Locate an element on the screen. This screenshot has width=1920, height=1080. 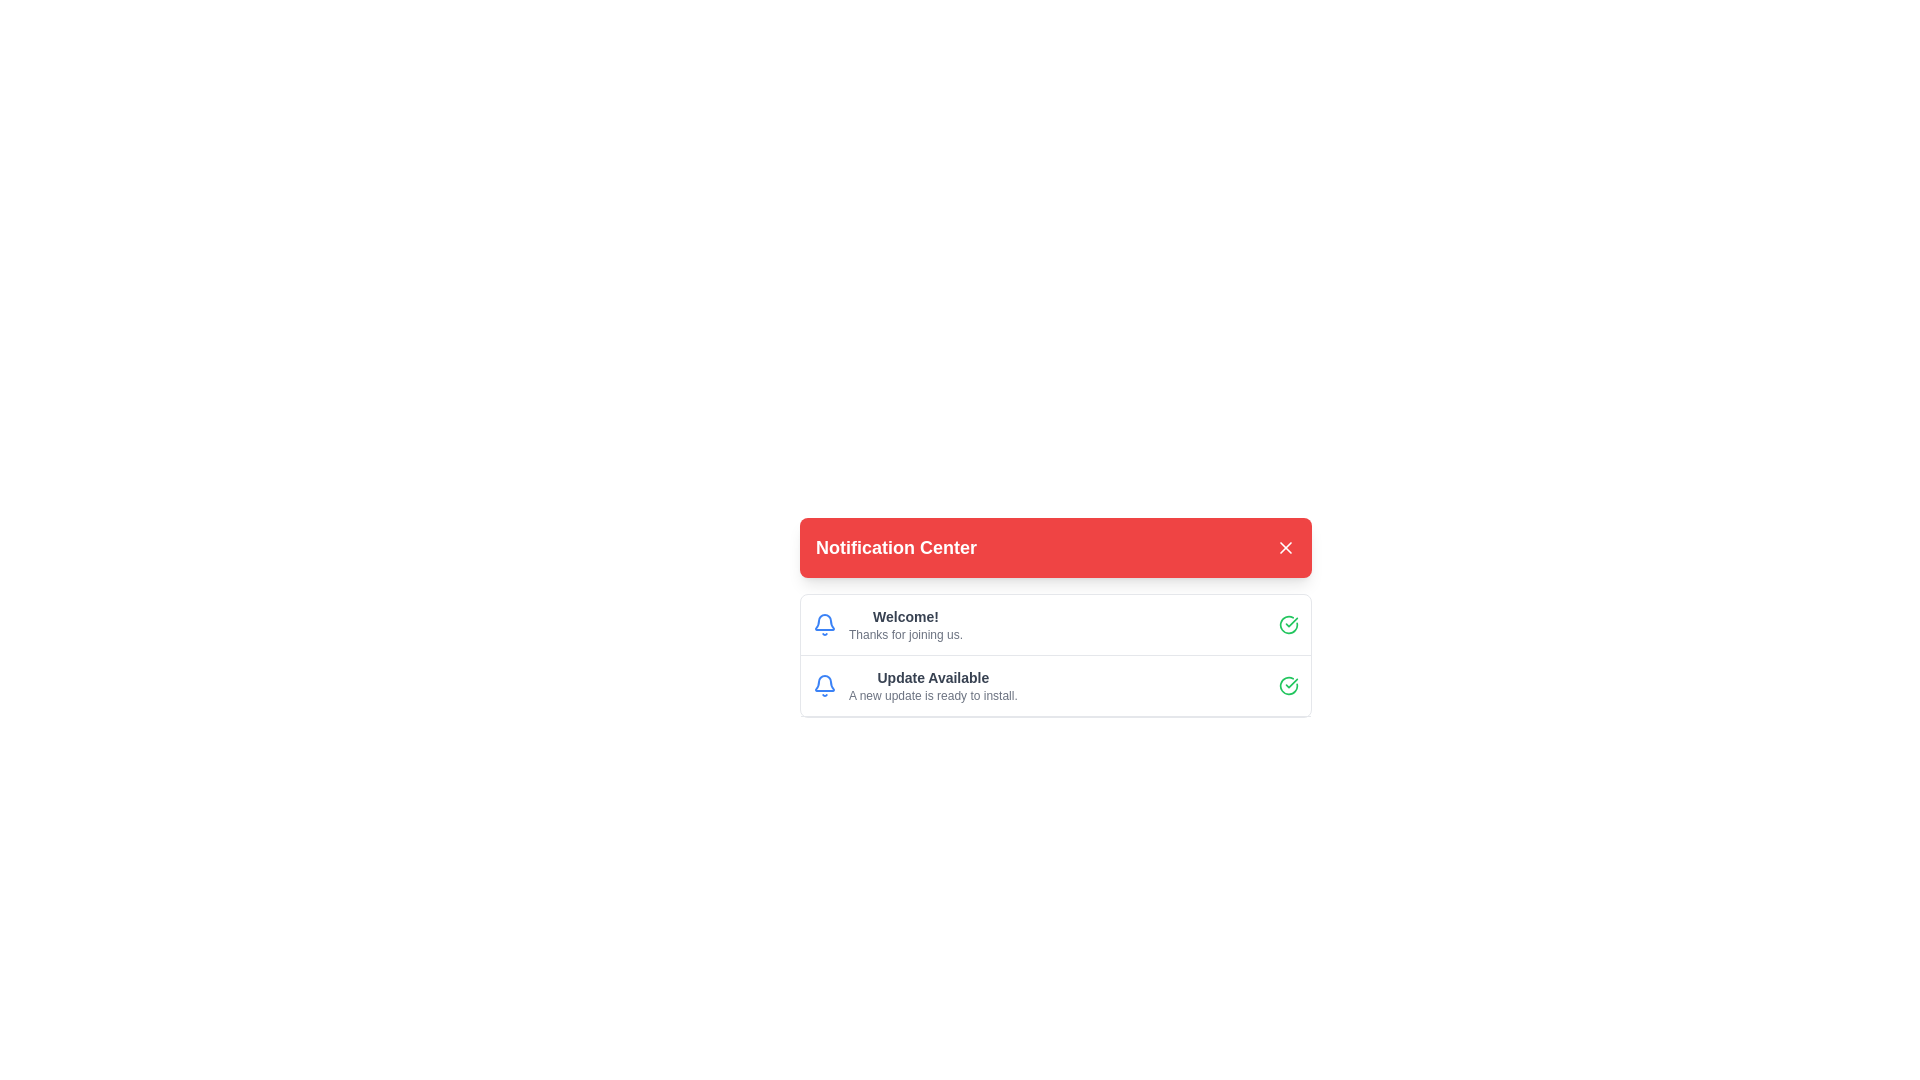
the static text 'A new update is ready to install.' located in the notification box titled 'Notification Center.' is located at coordinates (932, 694).